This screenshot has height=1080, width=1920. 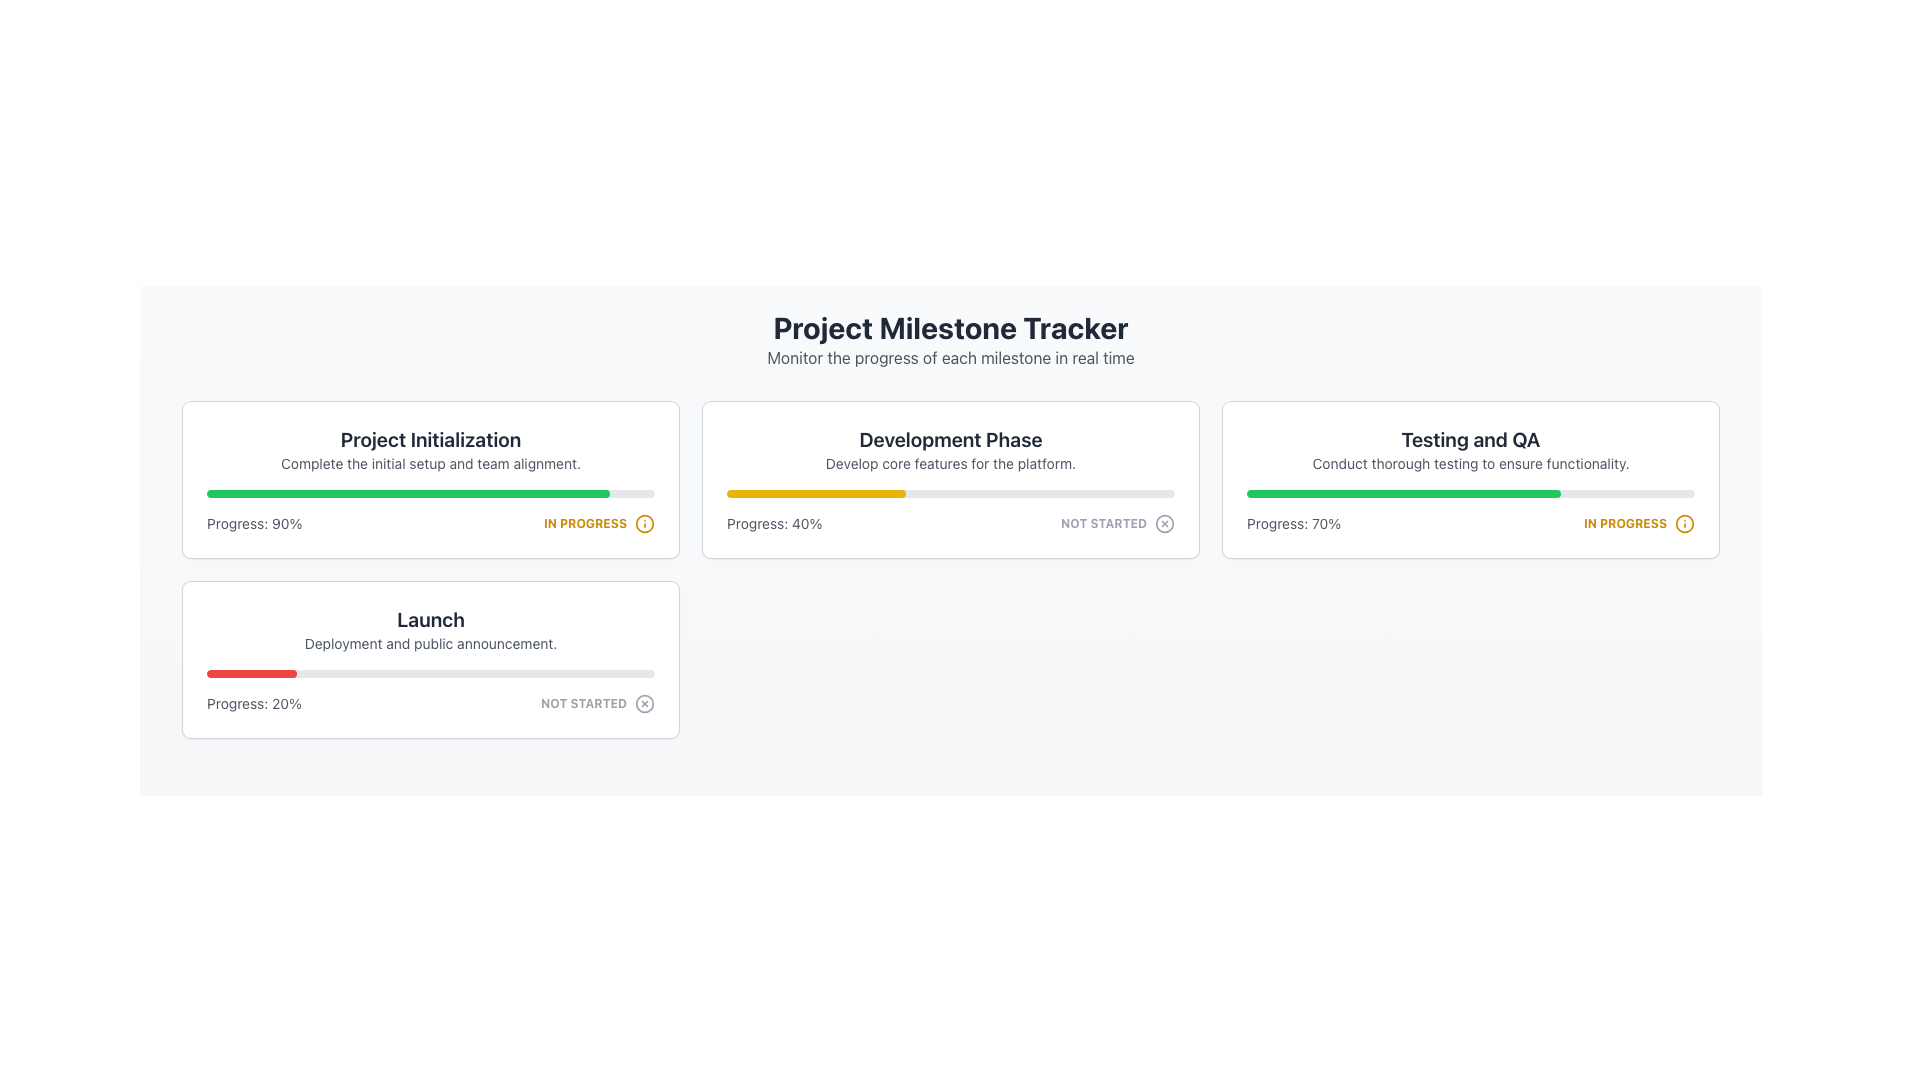 I want to click on the Status Icon located within the 'Development Phase' milestone card, positioned to the right of the 'Not Started' label, so click(x=1165, y=523).